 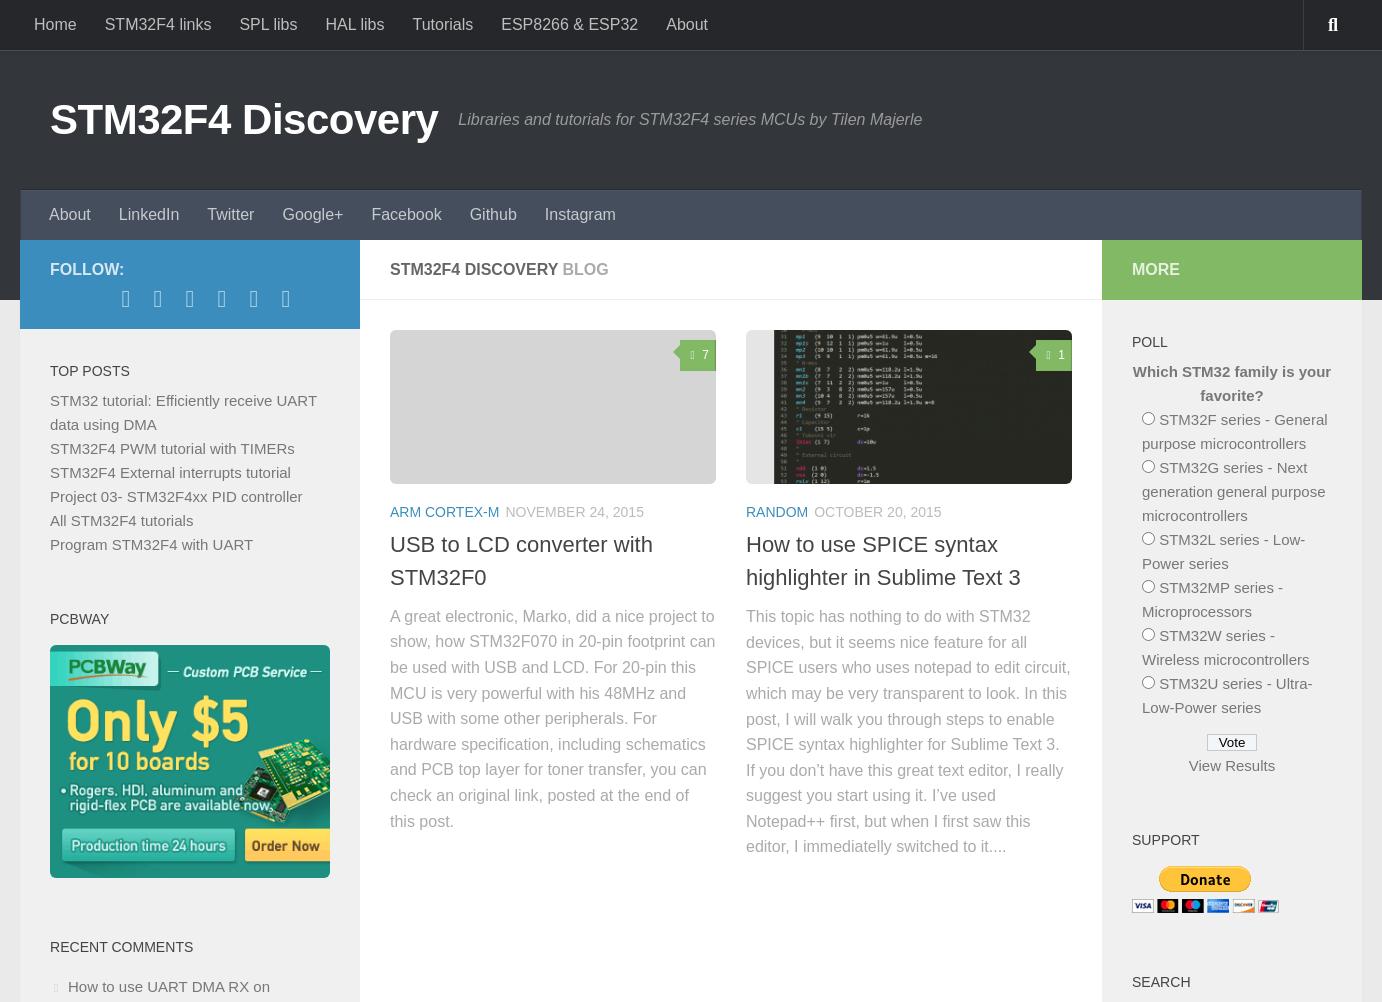 I want to click on 'View Results', so click(x=1231, y=764).